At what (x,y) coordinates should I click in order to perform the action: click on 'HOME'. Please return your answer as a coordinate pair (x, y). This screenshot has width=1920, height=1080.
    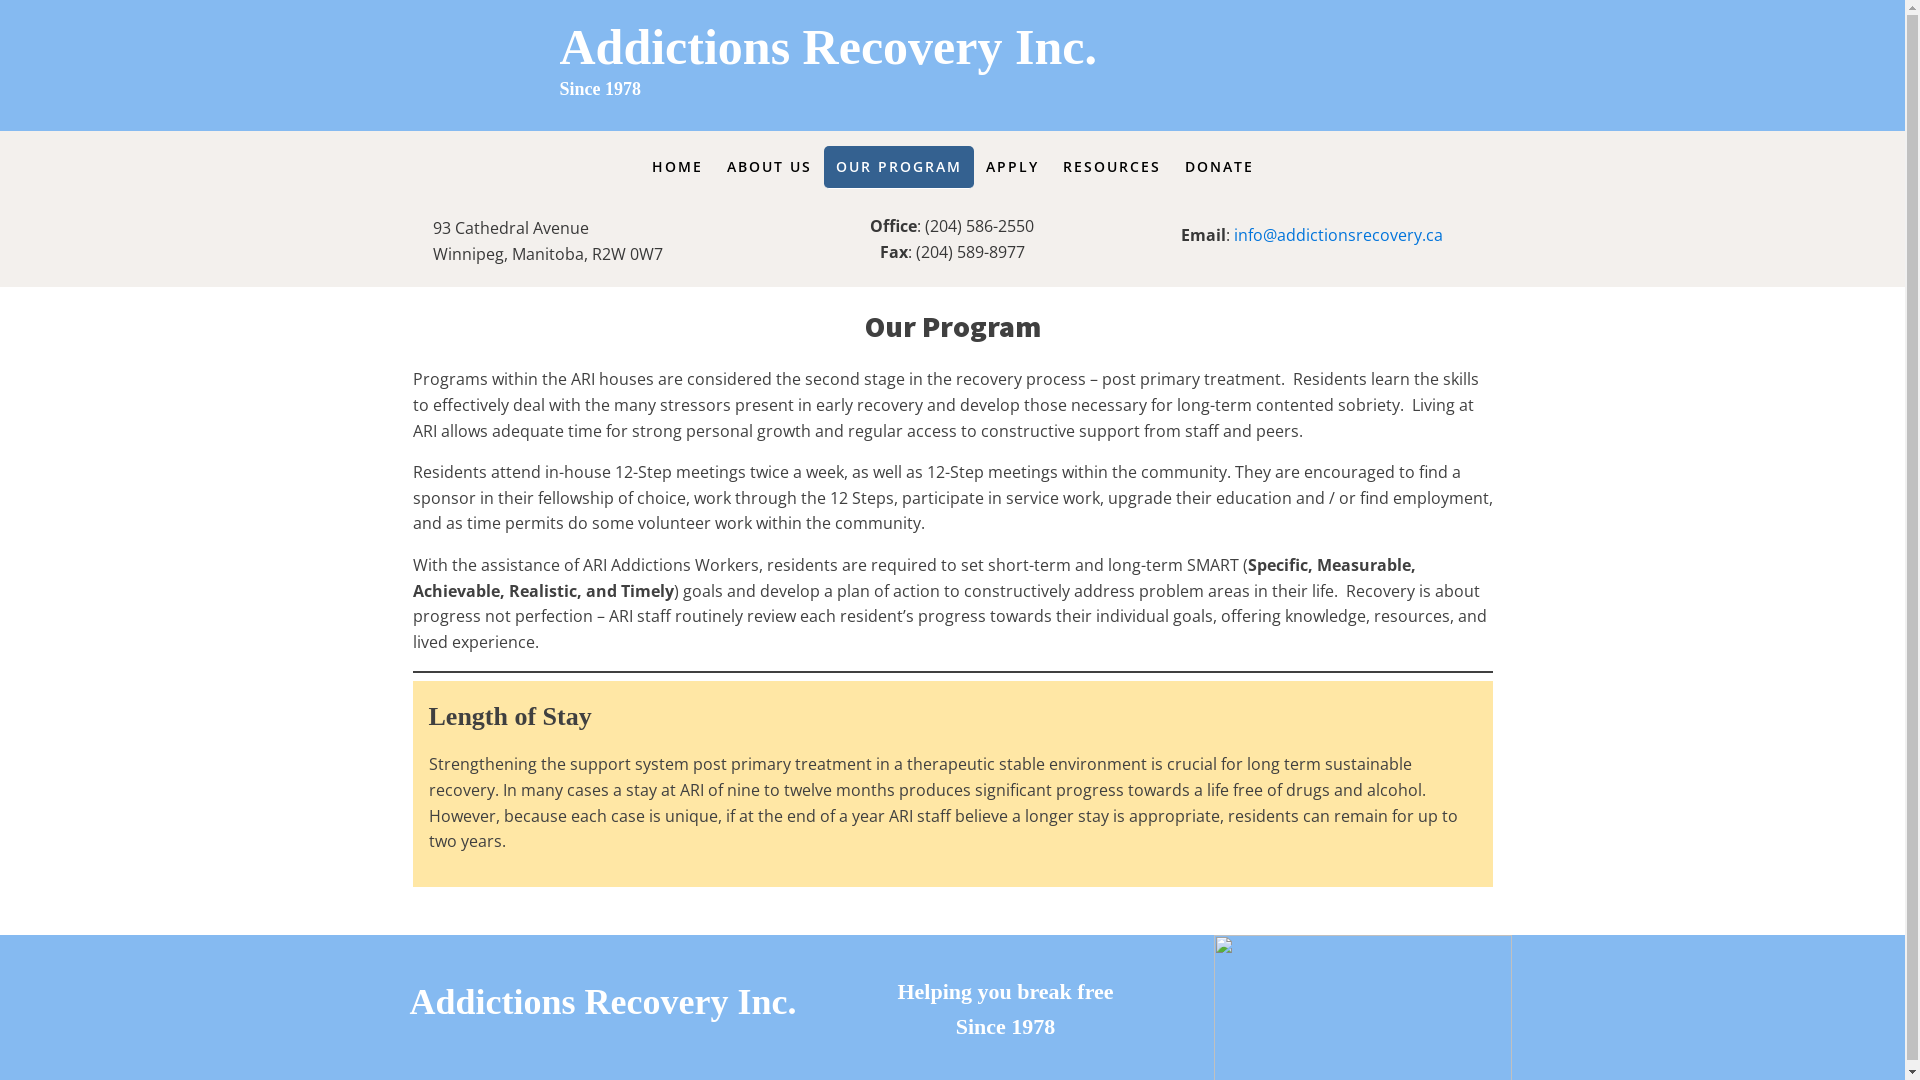
    Looking at the image, I should click on (677, 166).